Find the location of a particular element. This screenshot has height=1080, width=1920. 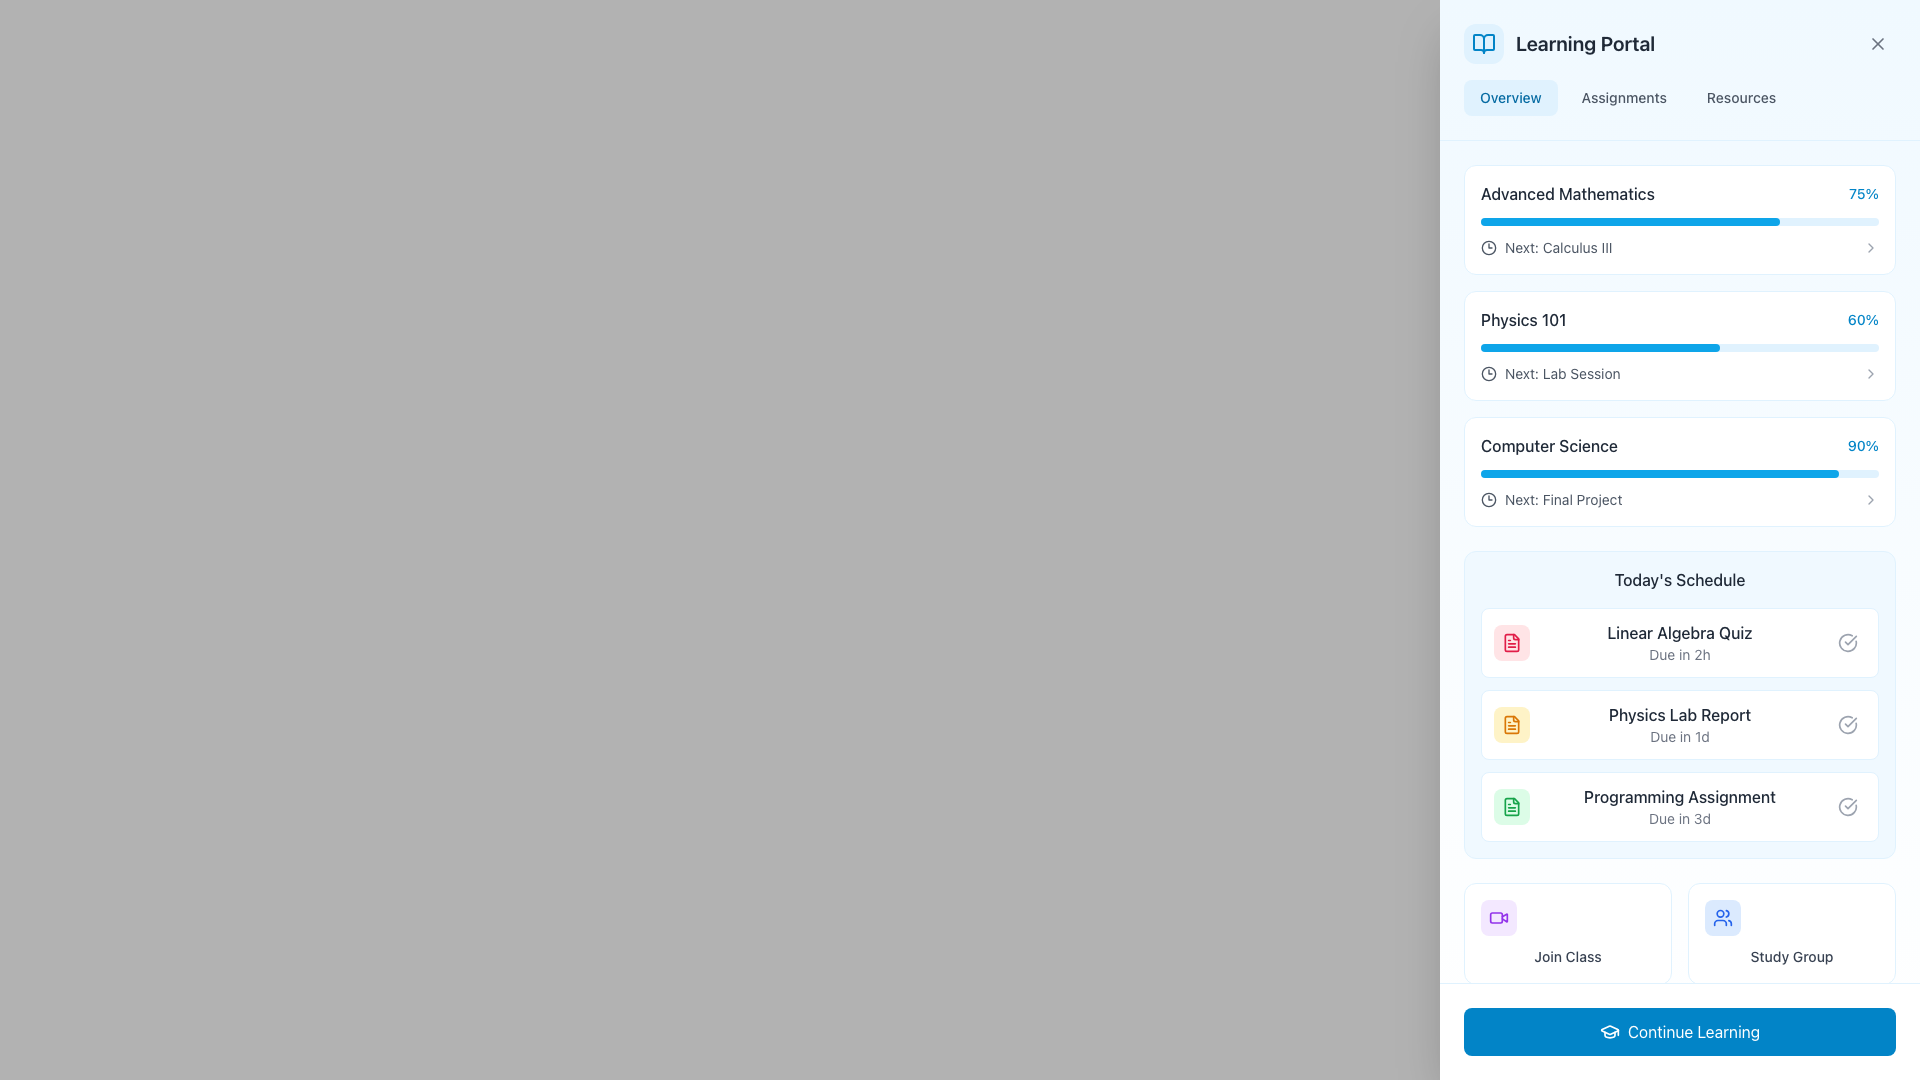

the 'Resources' button, which is the third button in the top right navigation bar is located at coordinates (1740, 97).